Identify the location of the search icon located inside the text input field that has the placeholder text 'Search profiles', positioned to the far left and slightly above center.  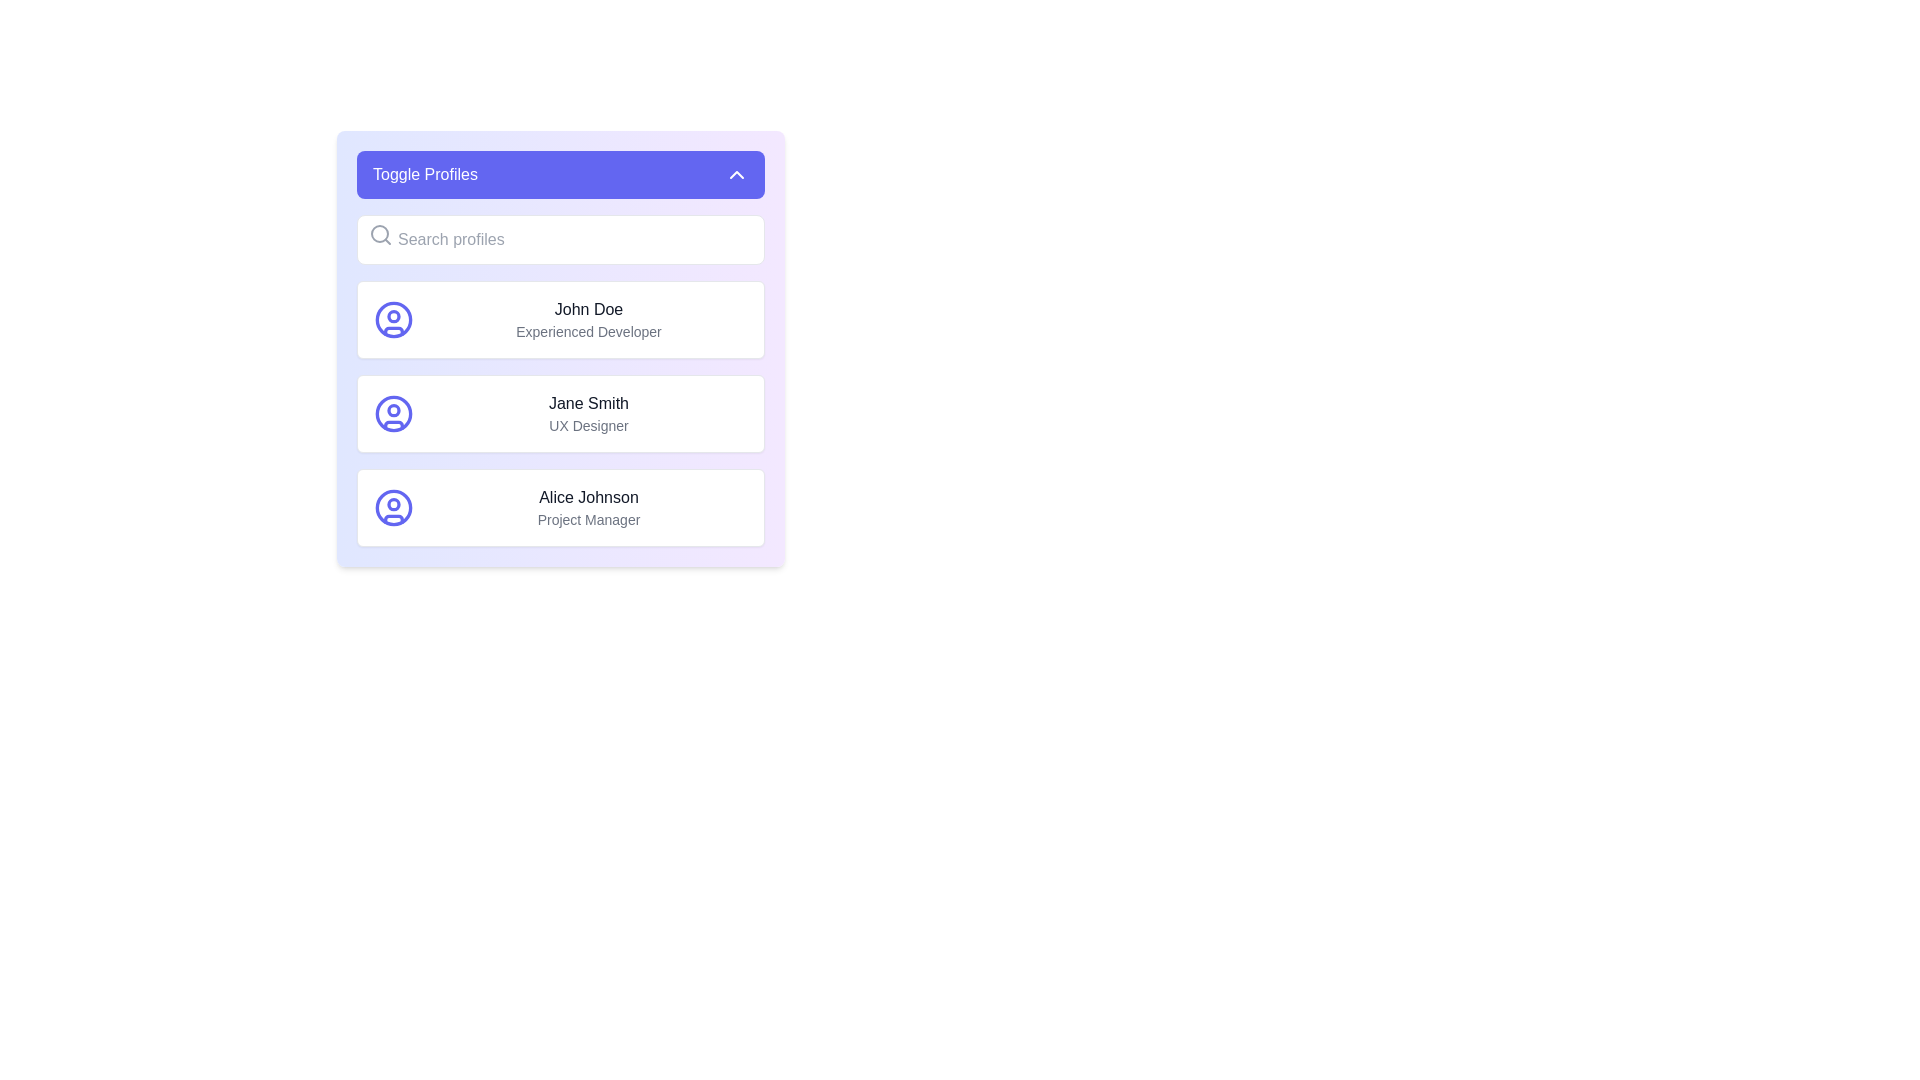
(380, 234).